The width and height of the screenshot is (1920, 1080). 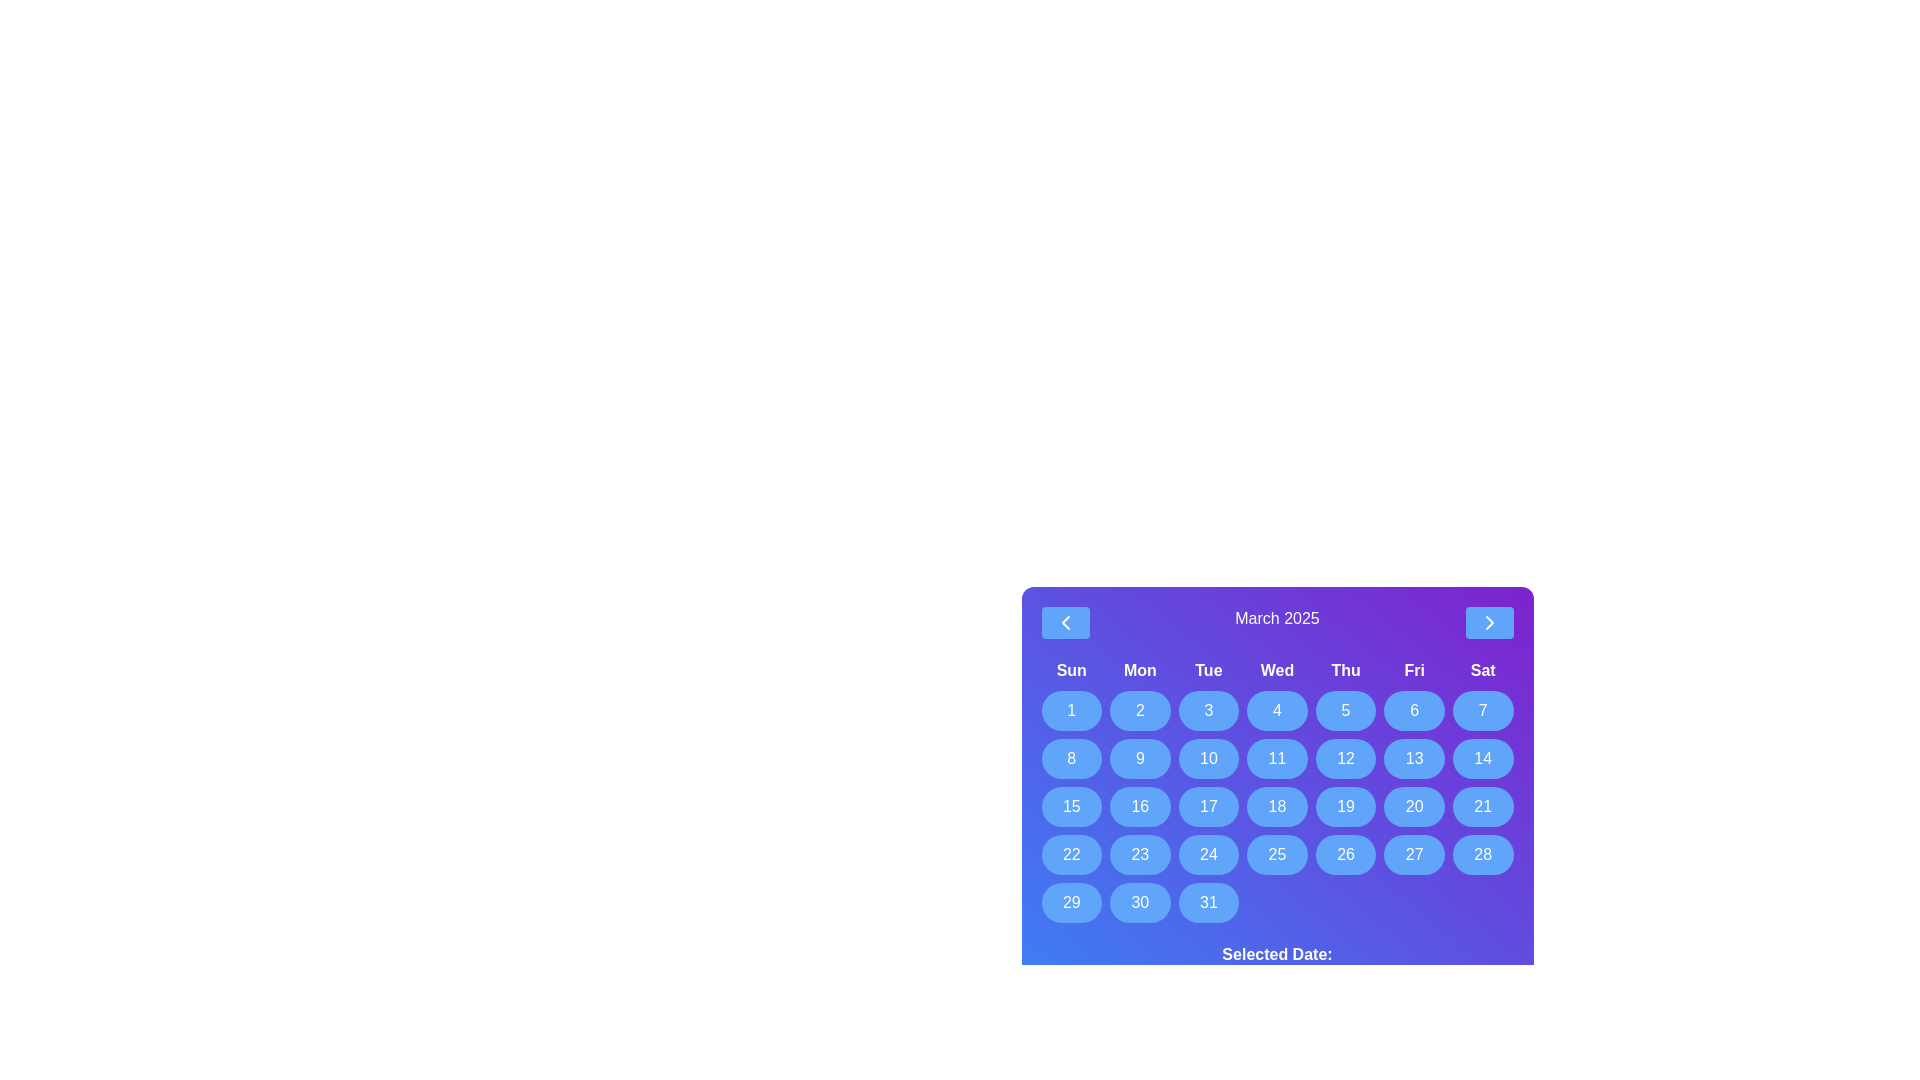 I want to click on the circular button with a light blue background displaying the number '12', located, so click(x=1346, y=759).